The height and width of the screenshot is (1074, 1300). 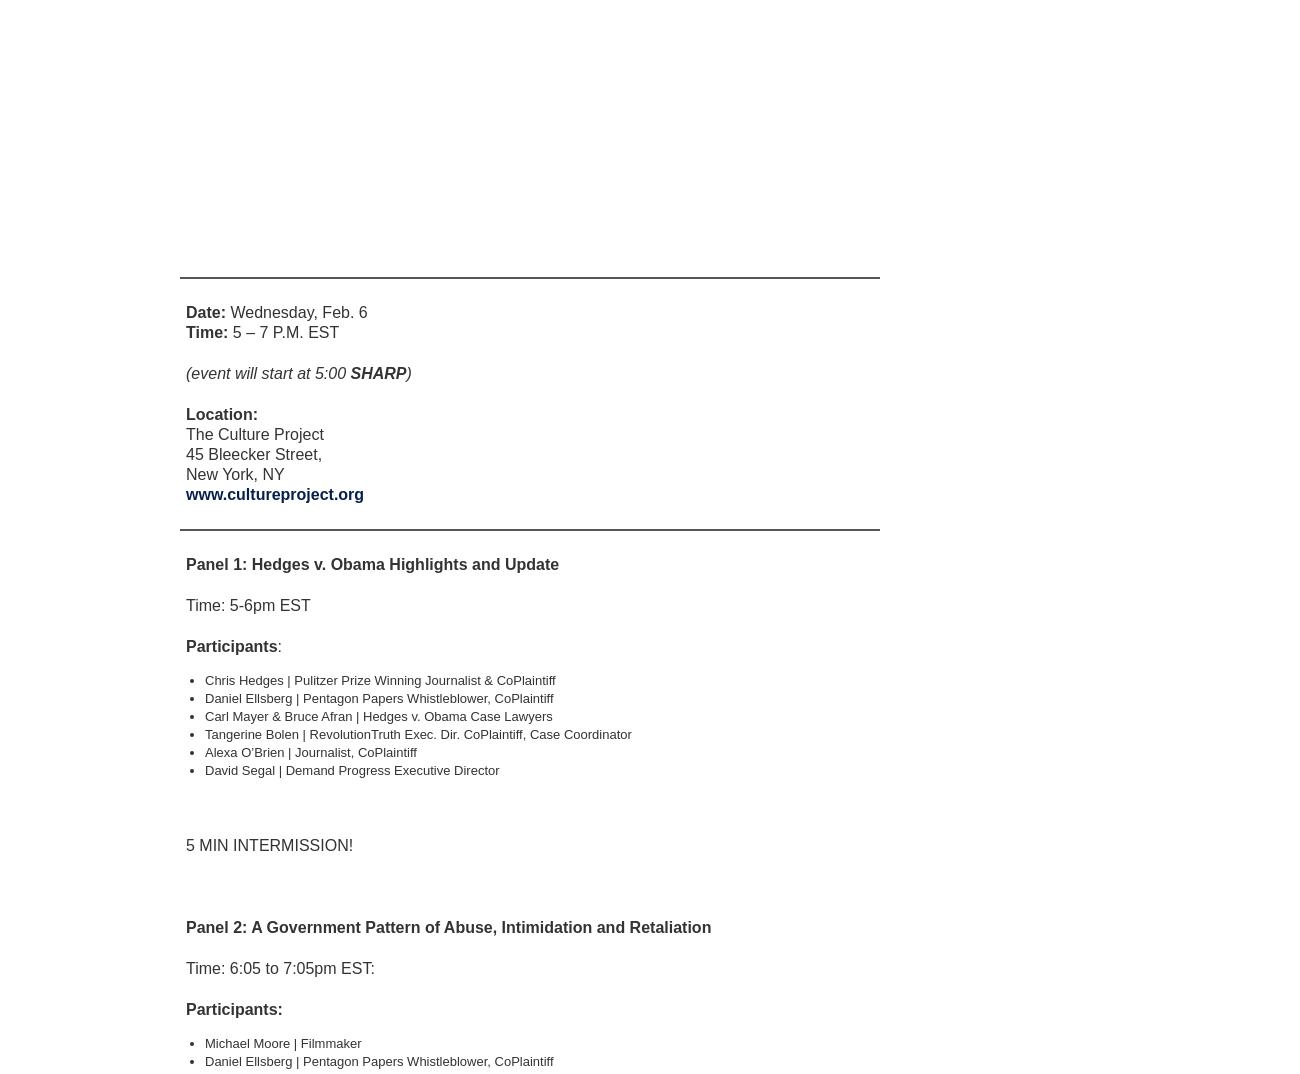 I want to click on 'New York, NY', so click(x=234, y=473).